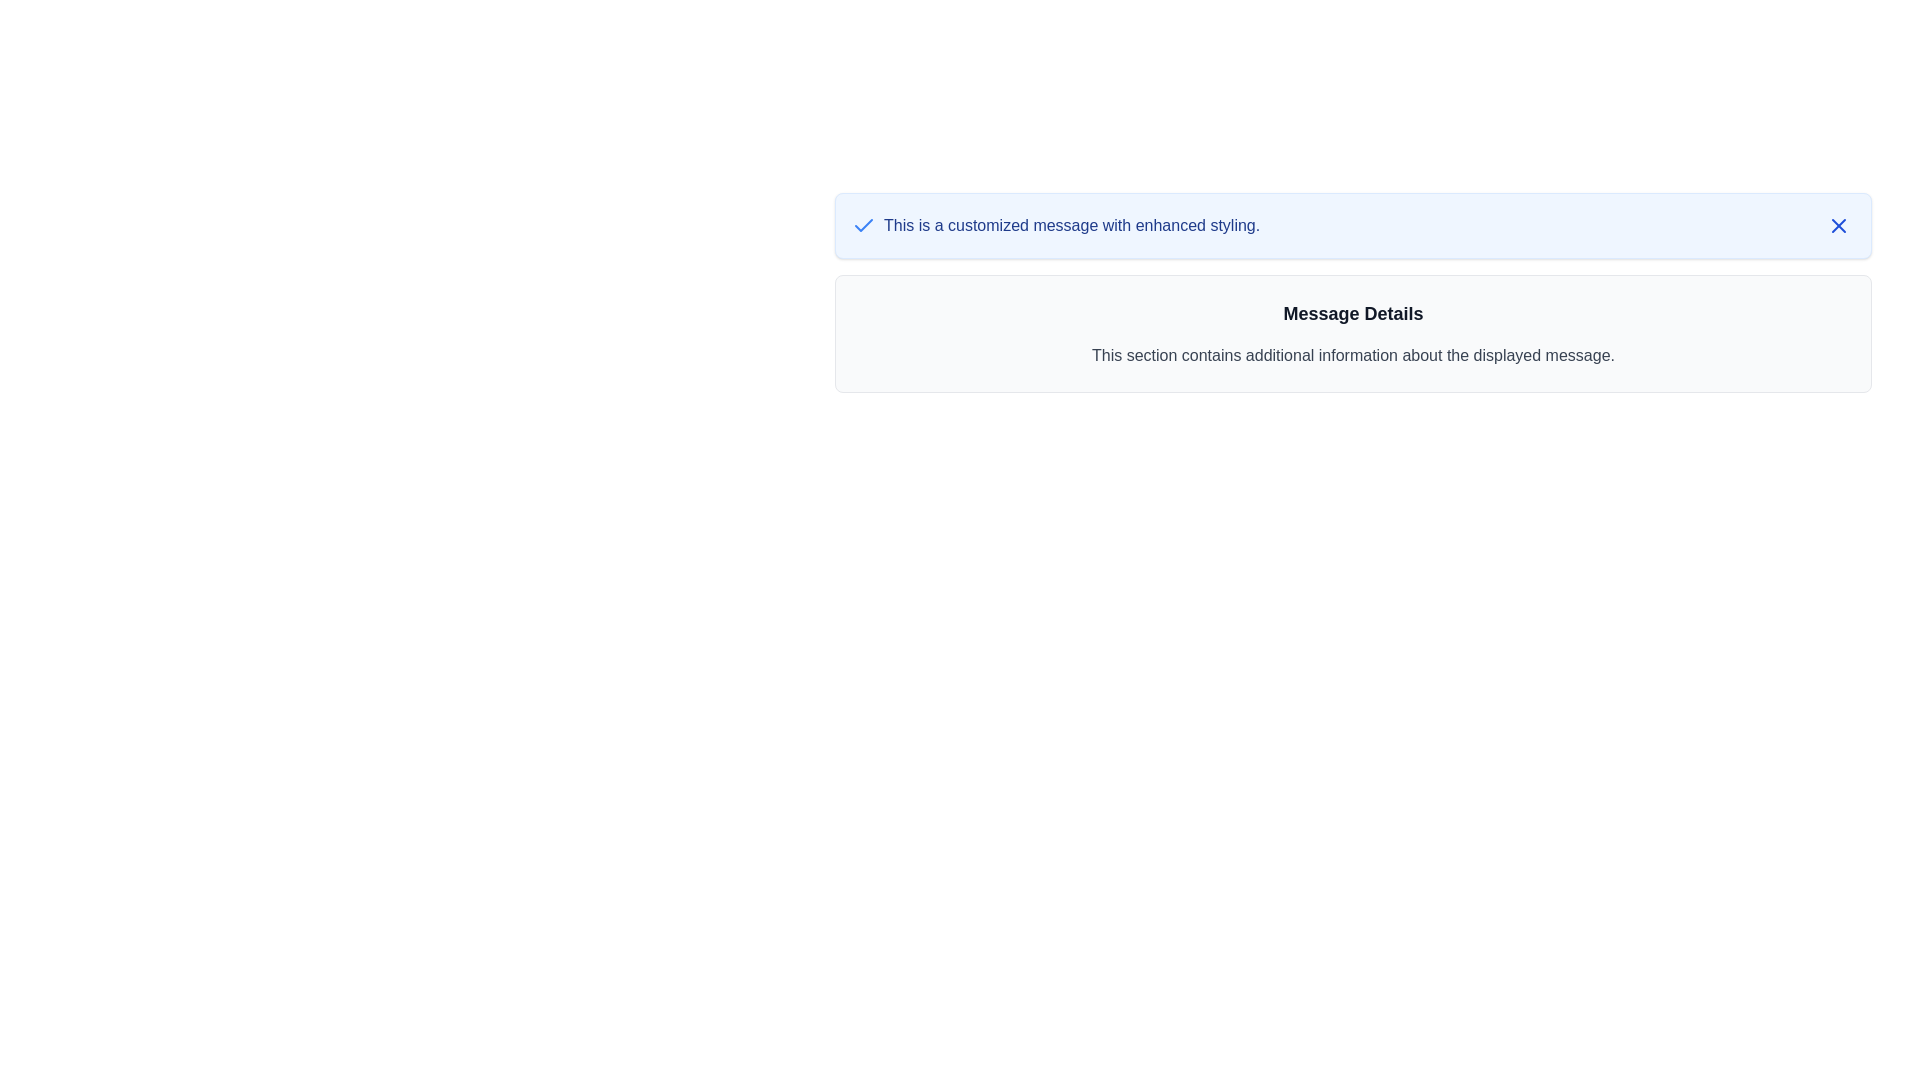 This screenshot has width=1920, height=1080. Describe the element at coordinates (1071, 225) in the screenshot. I see `the static text component, which serves as an informative message or label for the user, located to the right of a checkbox icon` at that location.